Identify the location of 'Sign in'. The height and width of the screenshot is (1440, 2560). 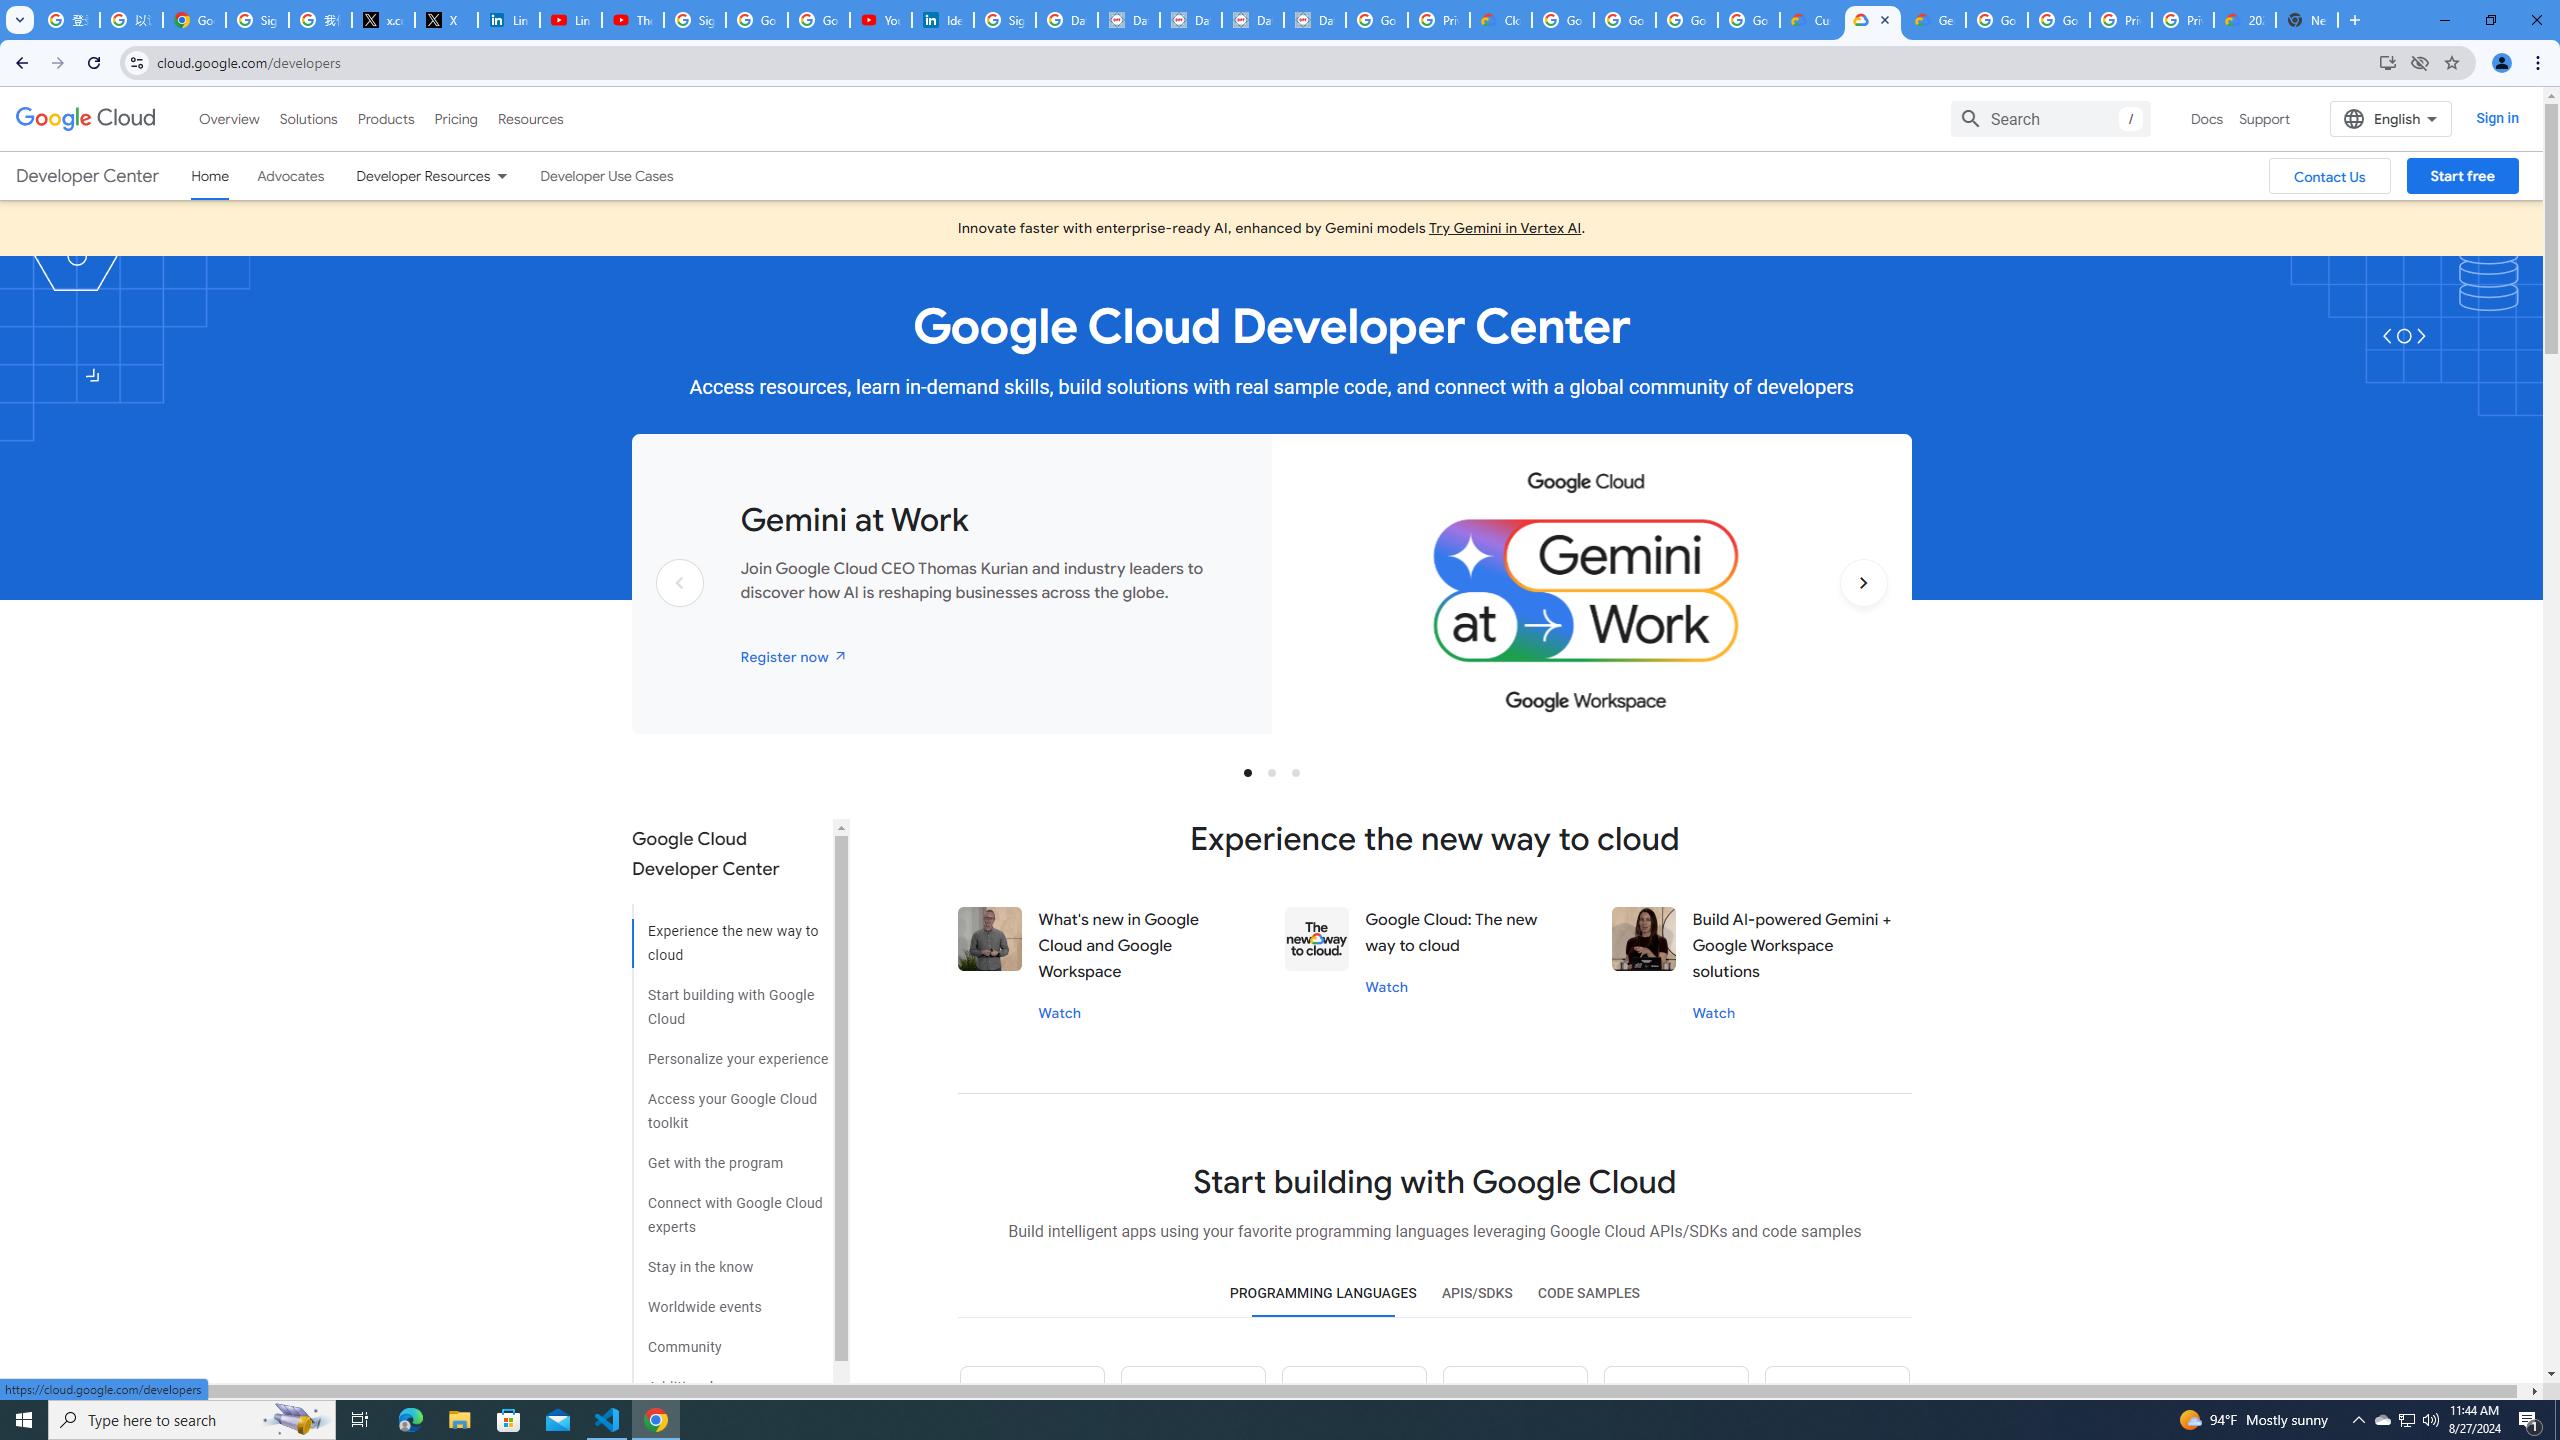
(2496, 118).